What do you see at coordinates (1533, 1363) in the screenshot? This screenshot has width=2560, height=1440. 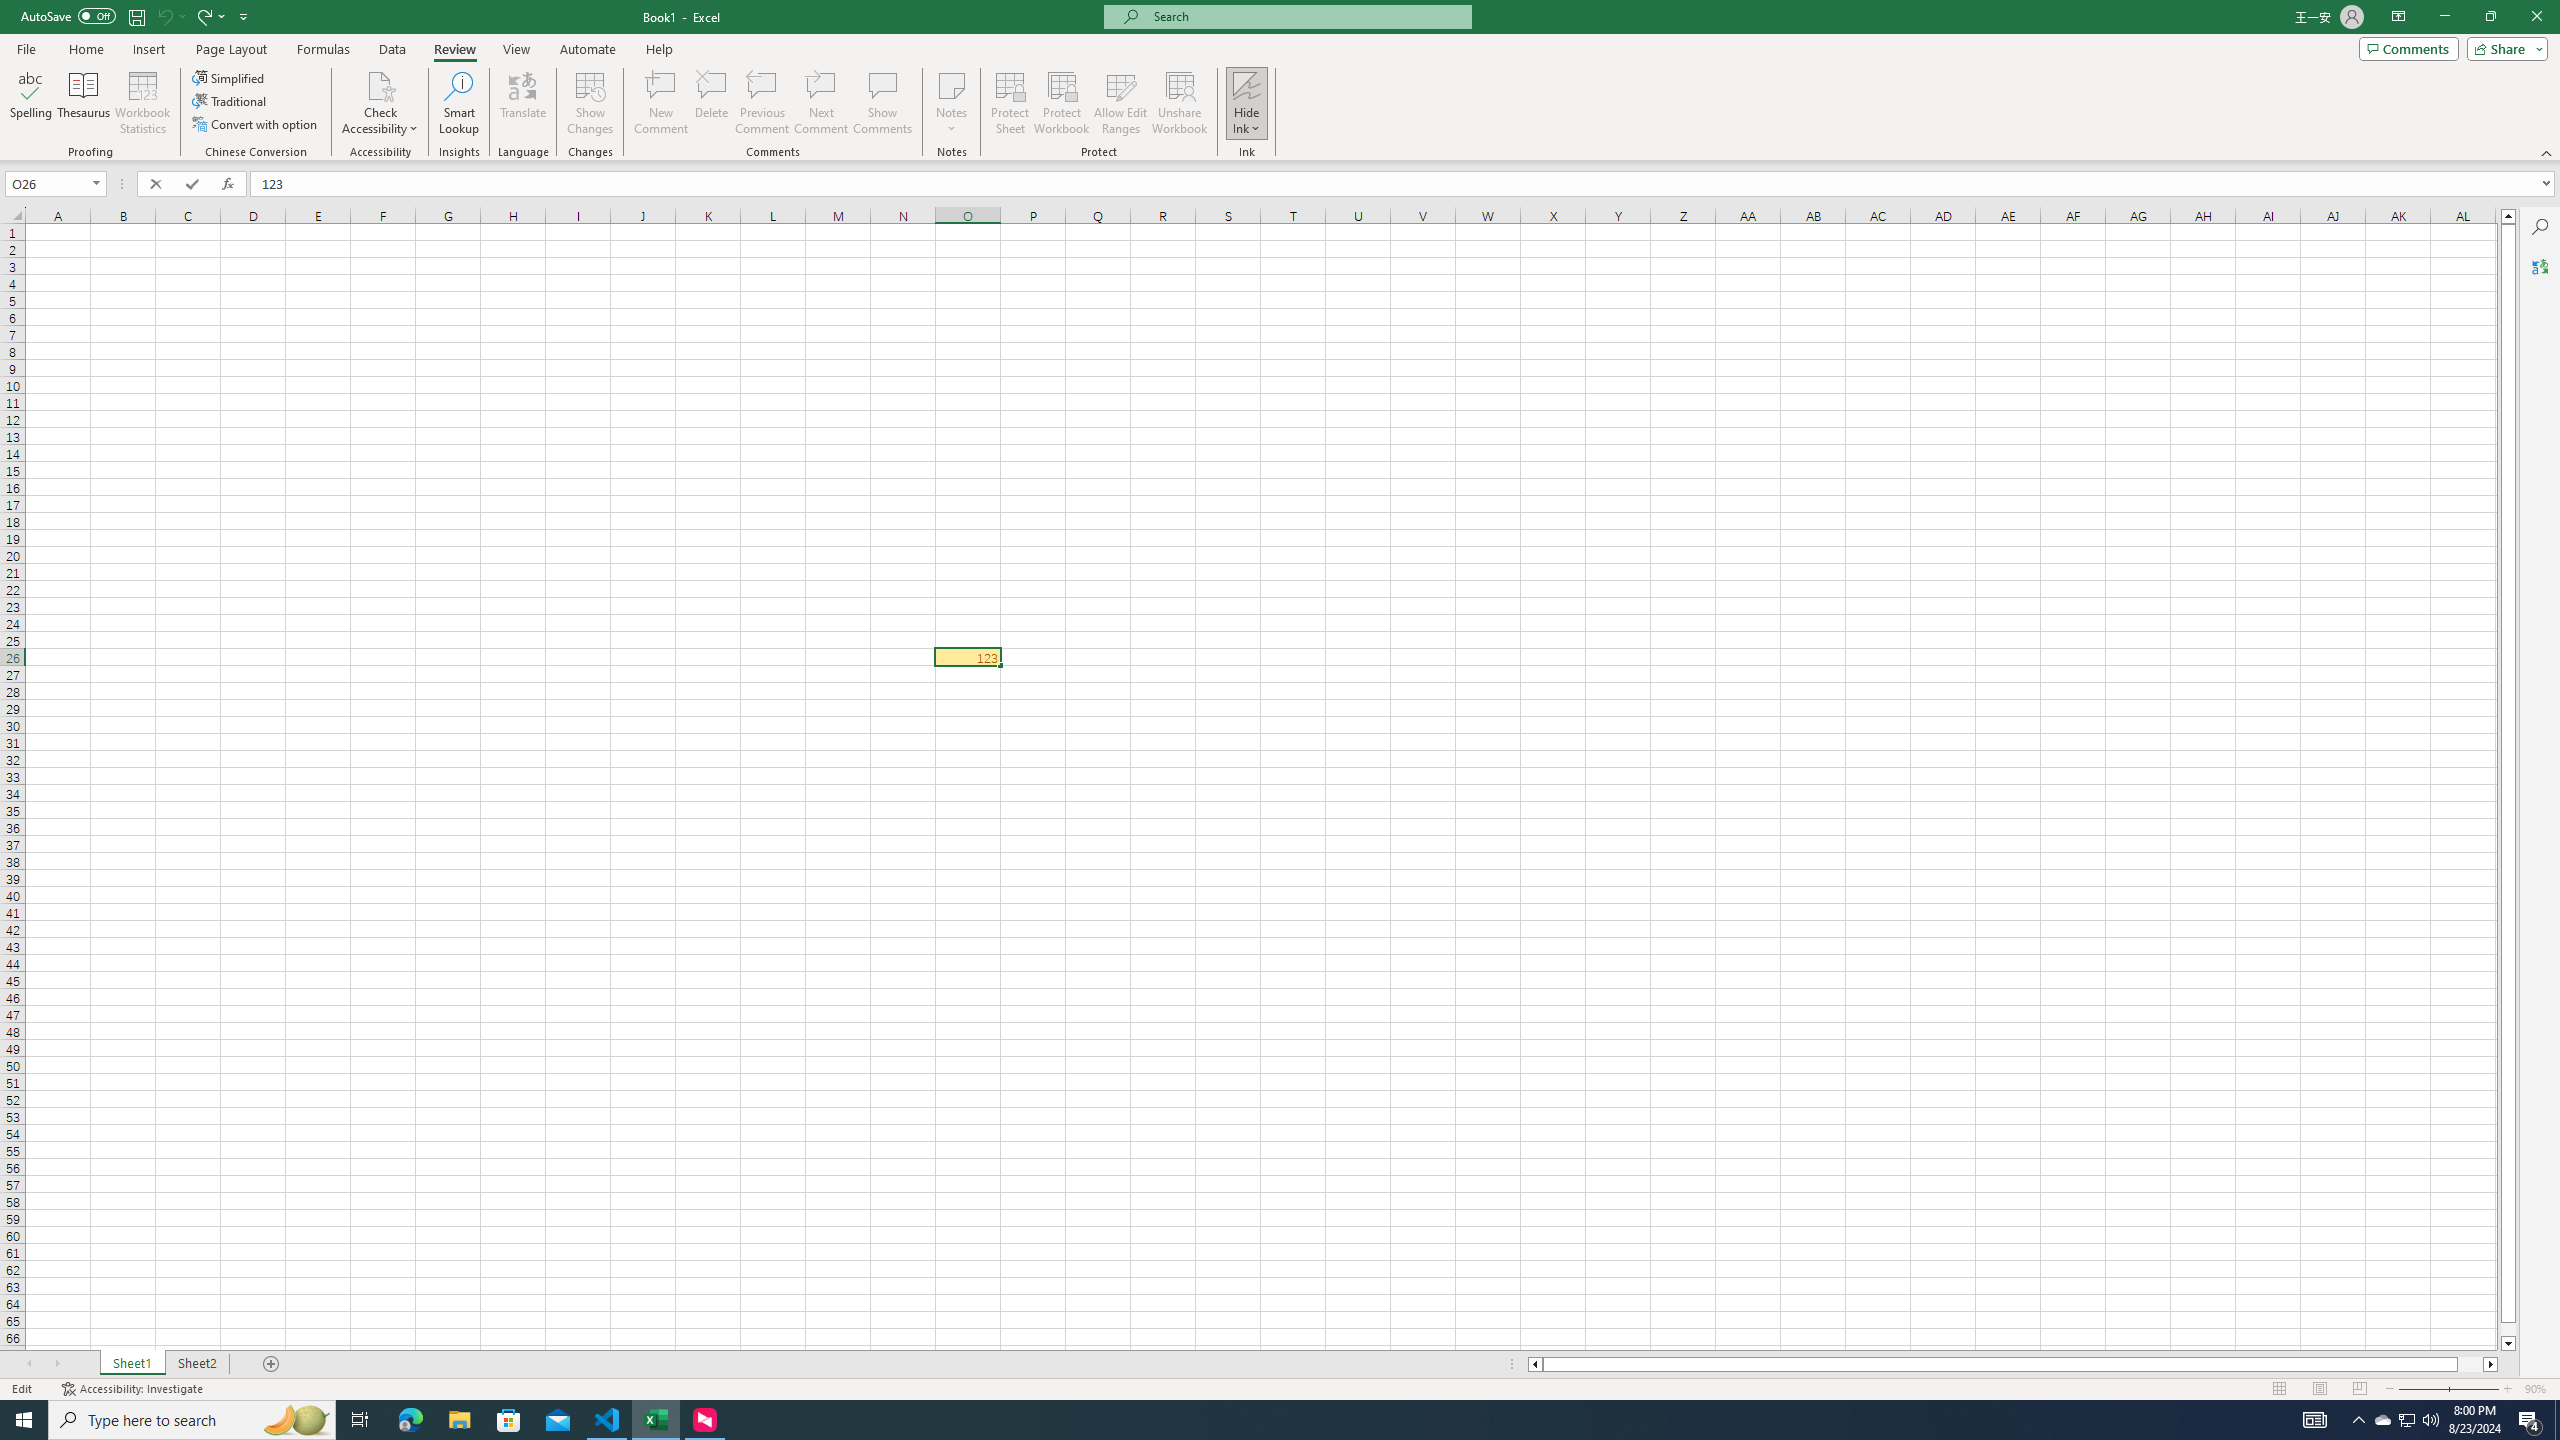 I see `'Column left'` at bounding box center [1533, 1363].